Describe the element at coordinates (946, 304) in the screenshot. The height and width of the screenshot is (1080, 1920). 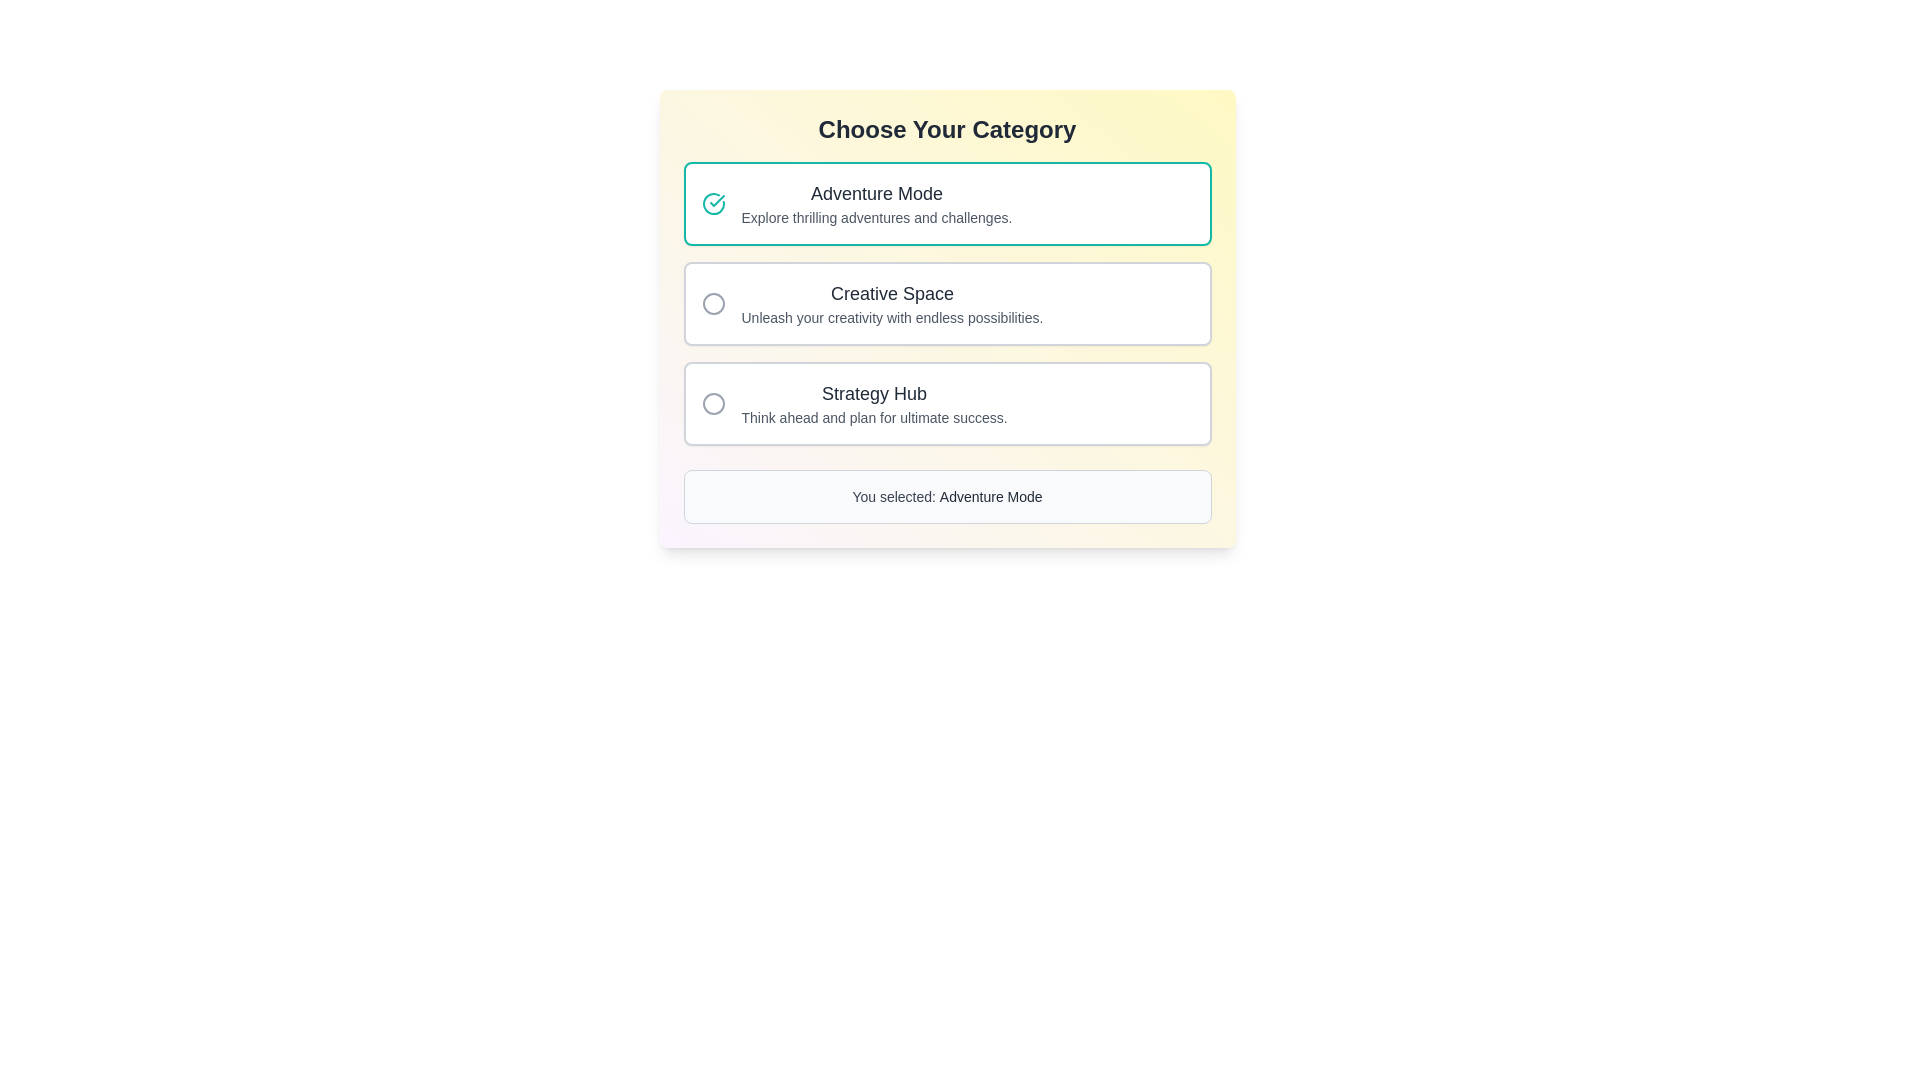
I see `the creative space option represented by the text block and icon, which is the second option in the vertical list under 'Choose Your Category'` at that location.